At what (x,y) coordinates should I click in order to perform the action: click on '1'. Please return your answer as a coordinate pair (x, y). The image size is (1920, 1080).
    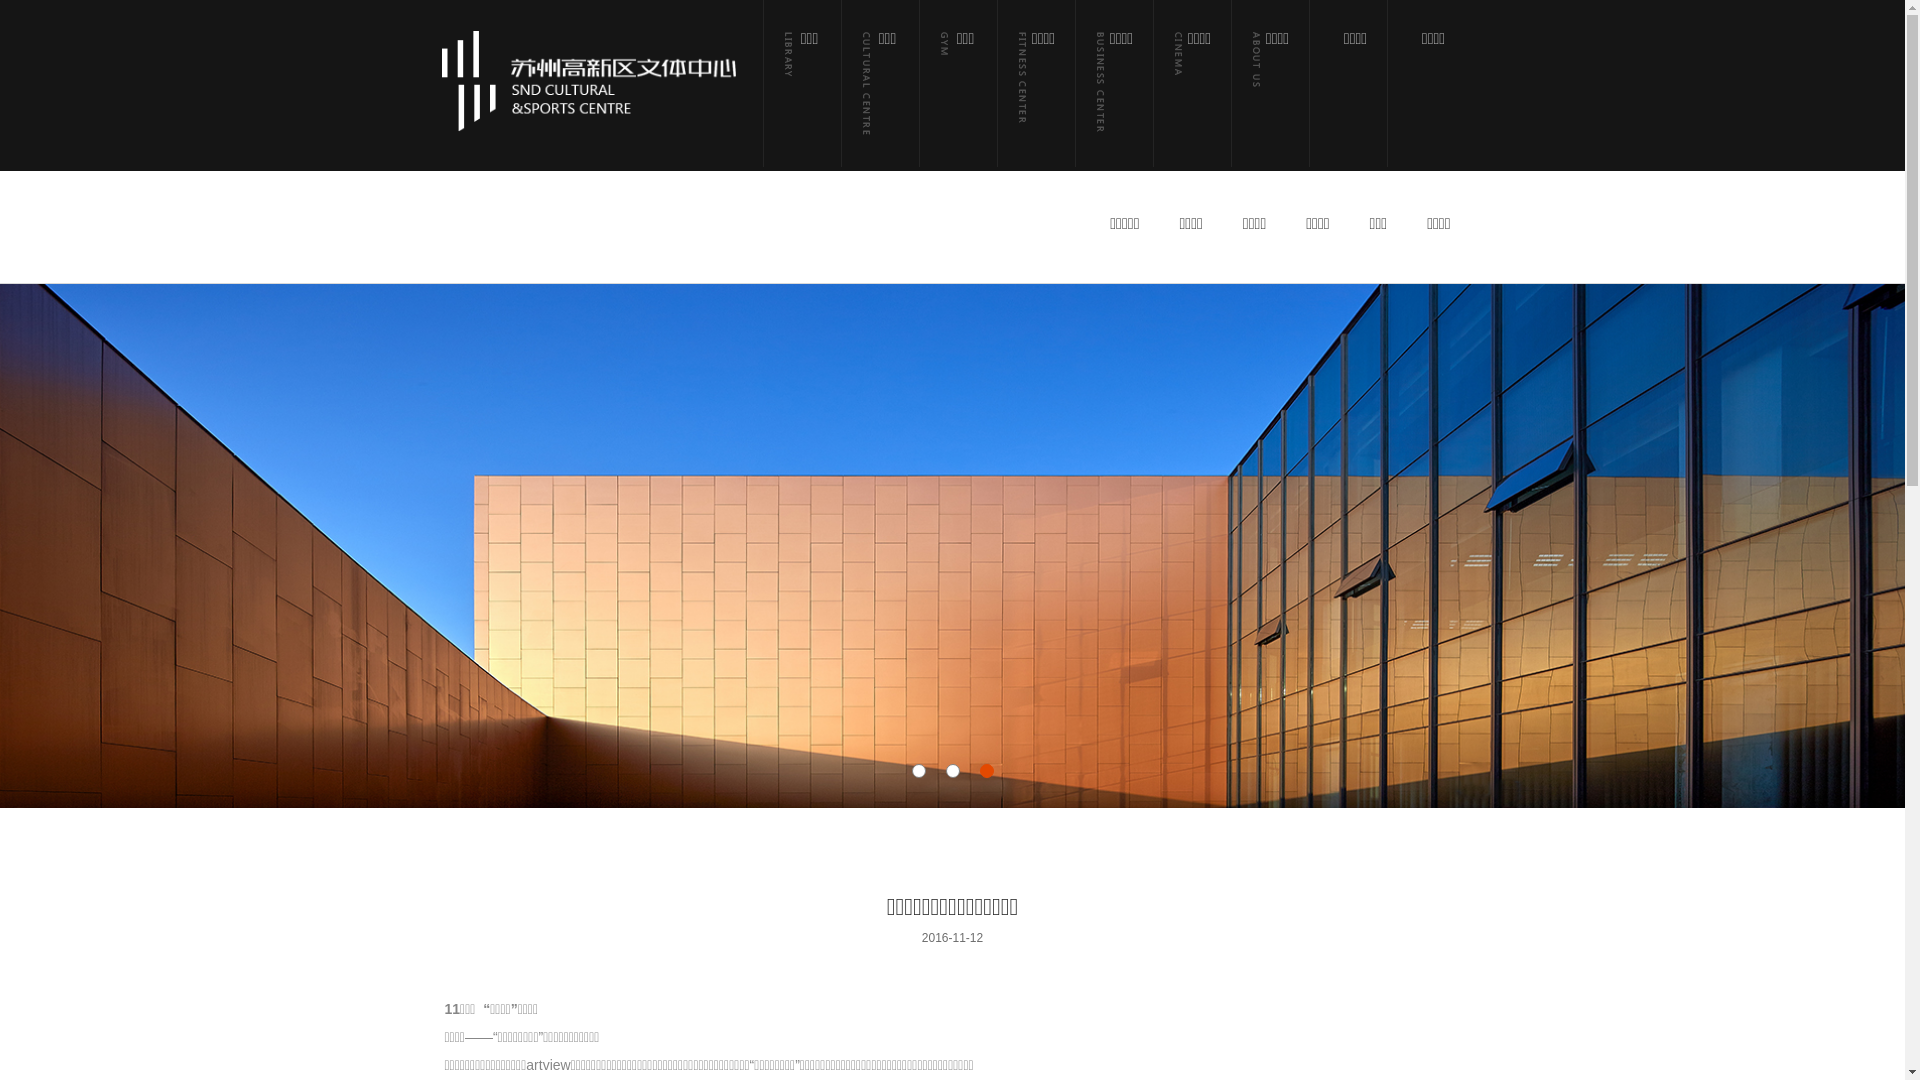
    Looking at the image, I should click on (917, 770).